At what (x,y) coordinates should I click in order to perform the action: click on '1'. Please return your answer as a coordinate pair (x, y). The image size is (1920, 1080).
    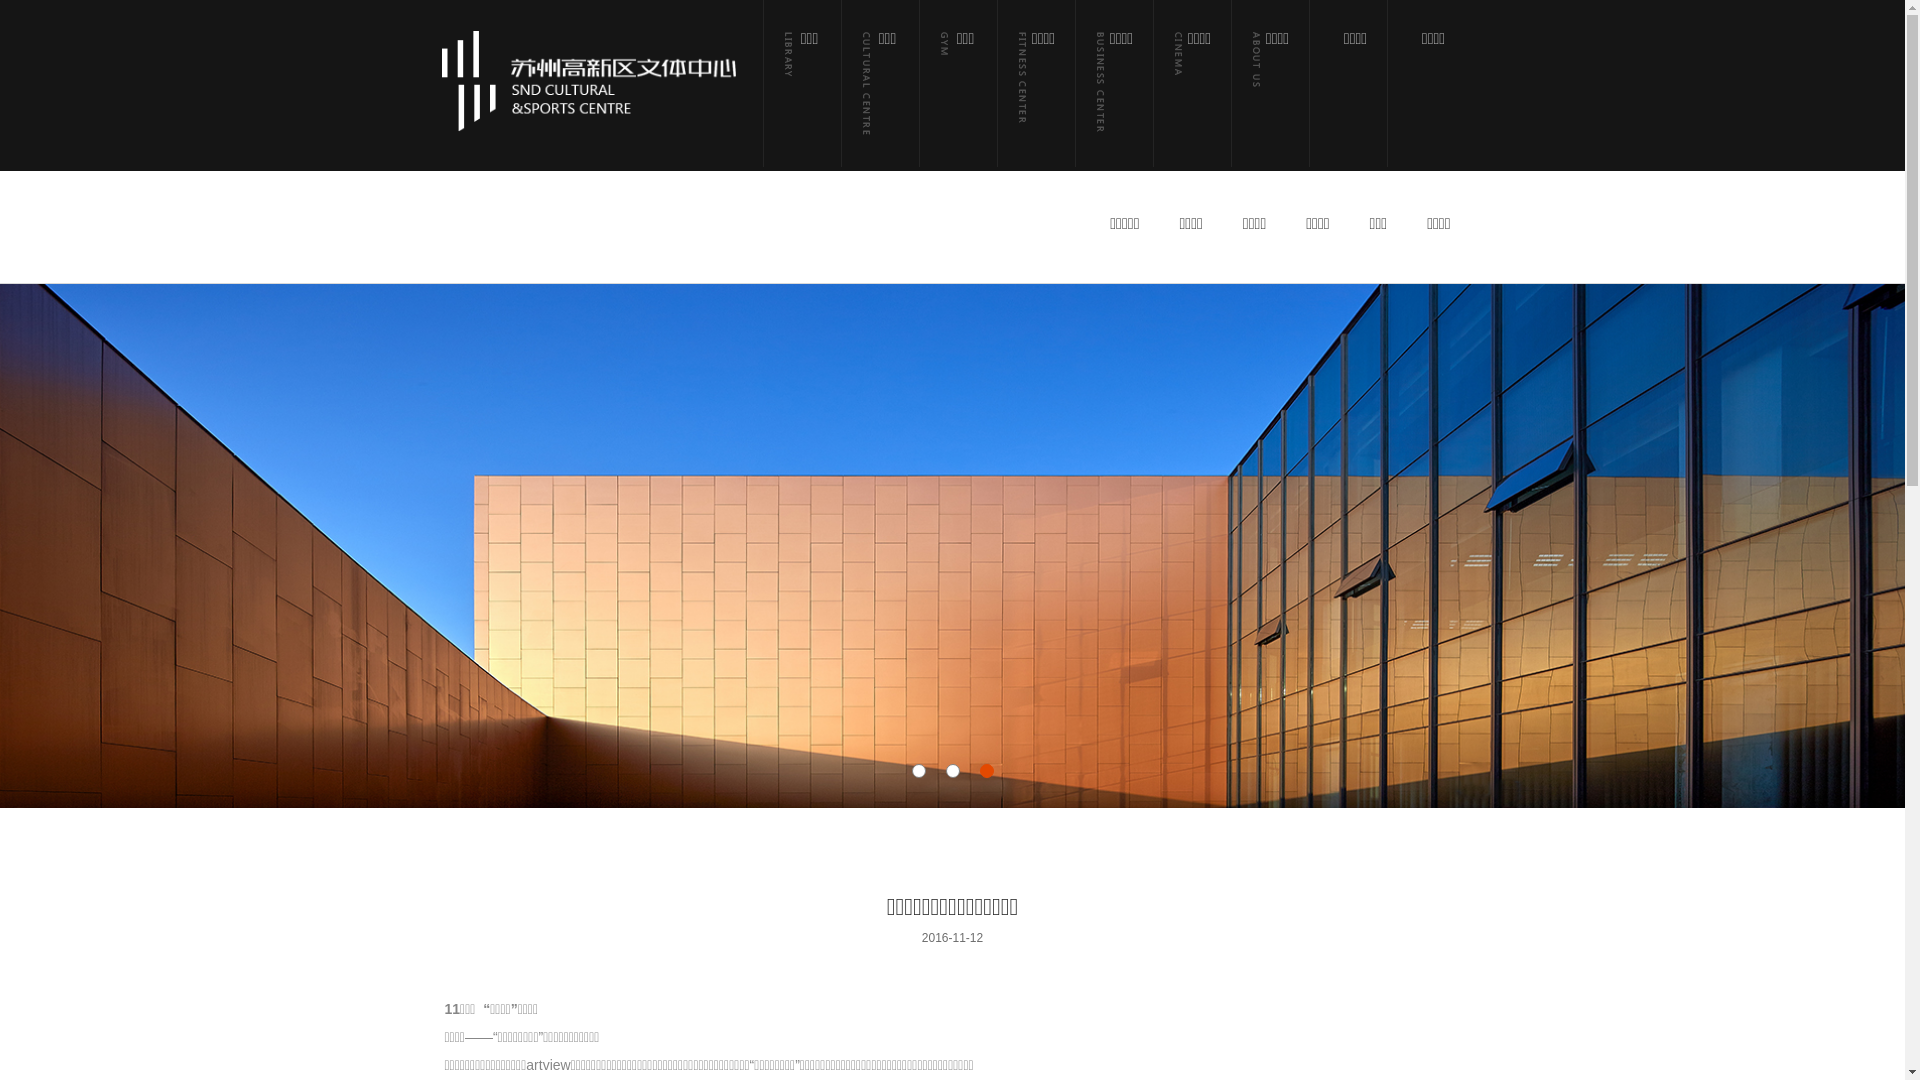
    Looking at the image, I should click on (917, 770).